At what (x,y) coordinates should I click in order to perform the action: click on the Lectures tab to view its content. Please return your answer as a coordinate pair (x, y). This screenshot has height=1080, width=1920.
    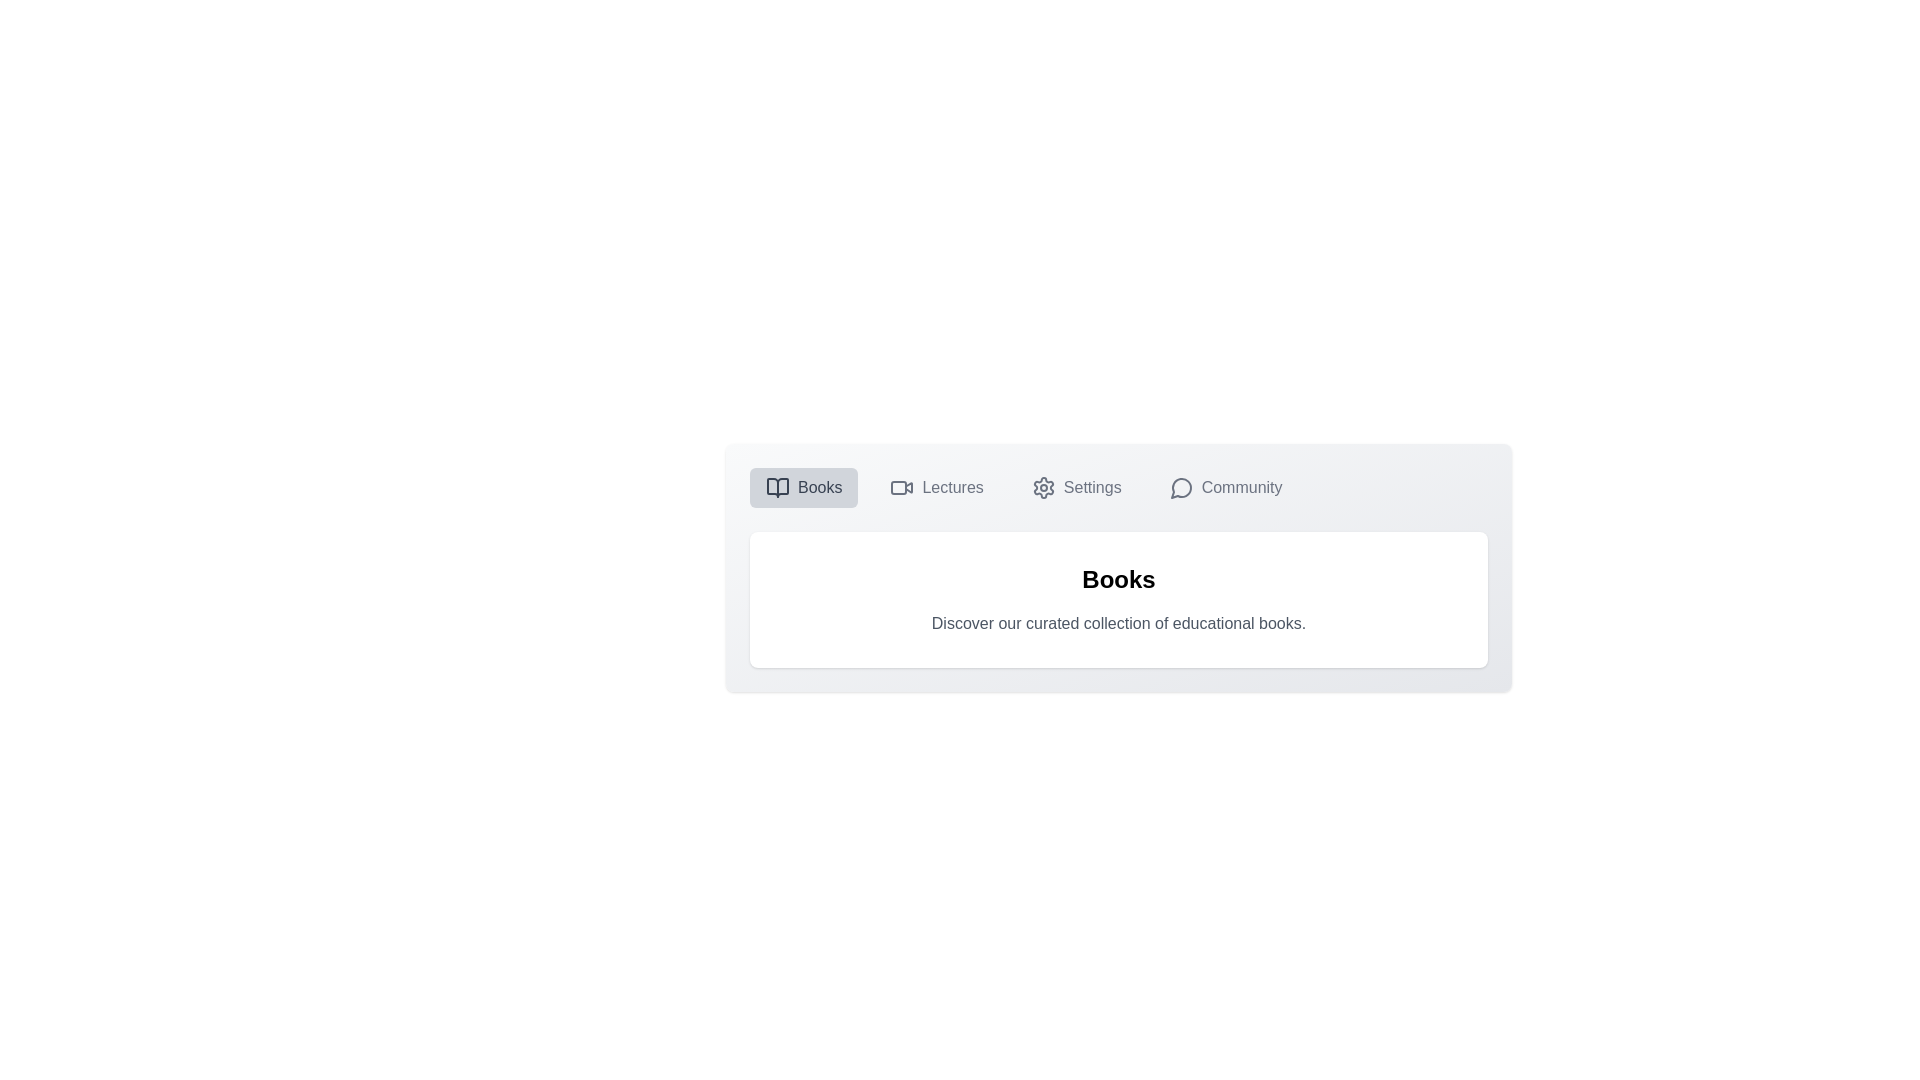
    Looking at the image, I should click on (935, 488).